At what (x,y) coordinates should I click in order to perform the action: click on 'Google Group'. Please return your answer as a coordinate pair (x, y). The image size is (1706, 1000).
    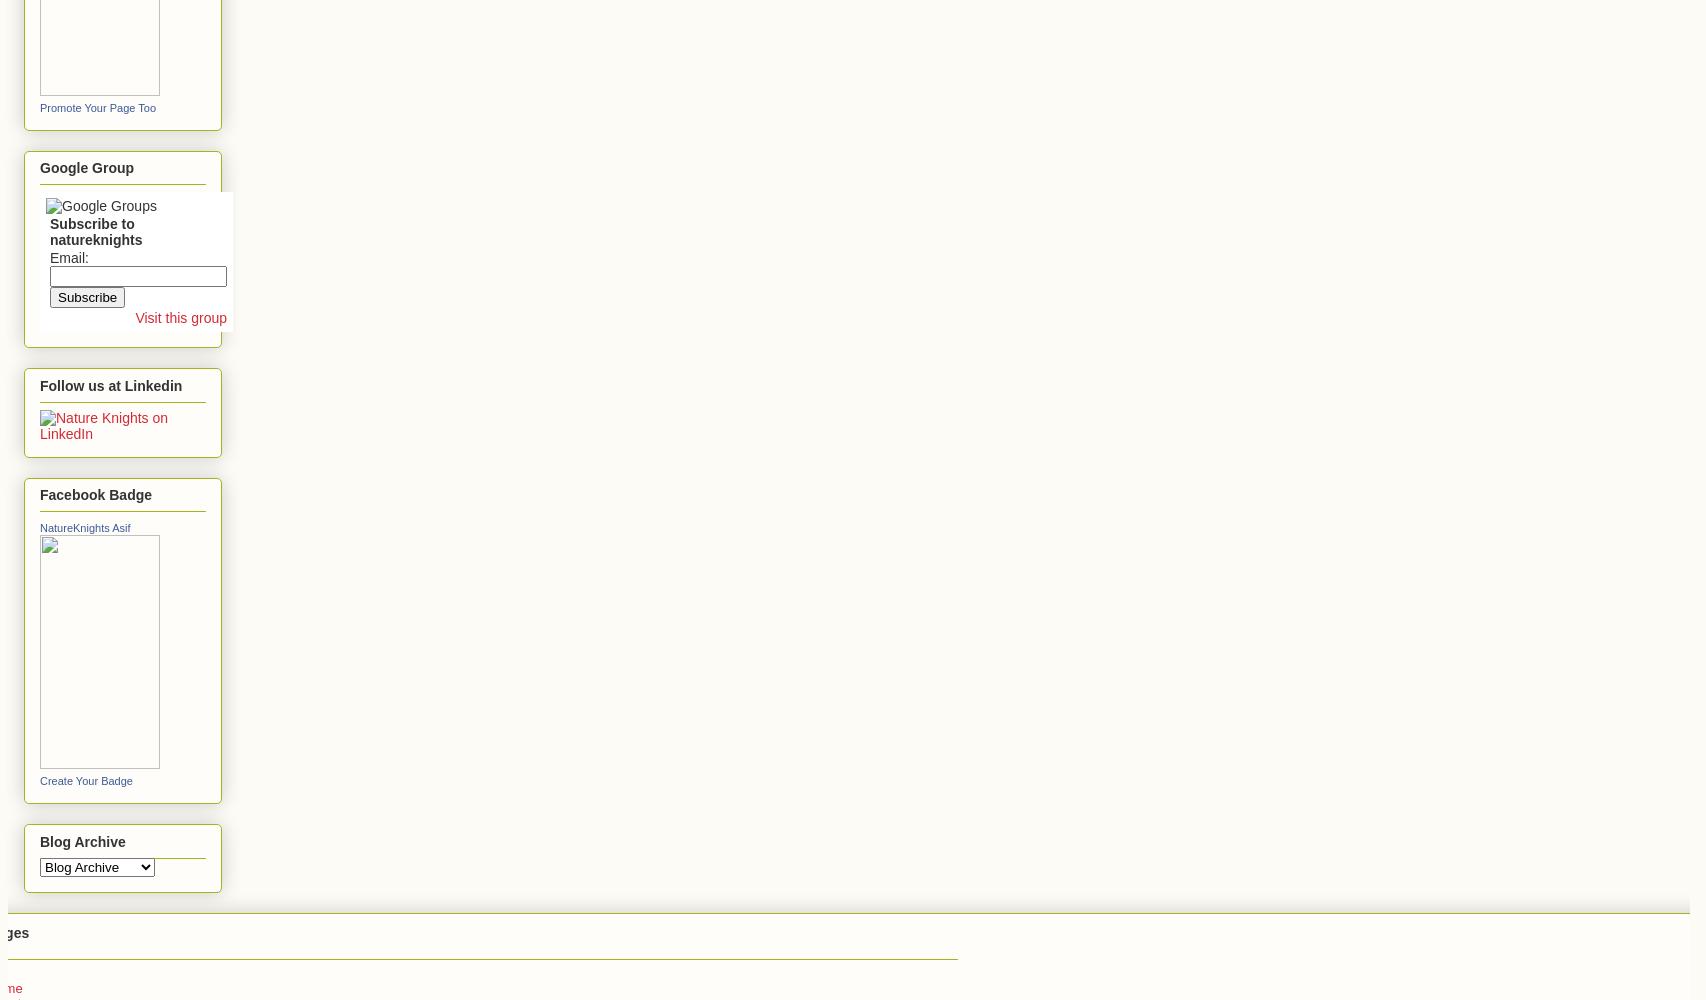
    Looking at the image, I should click on (39, 168).